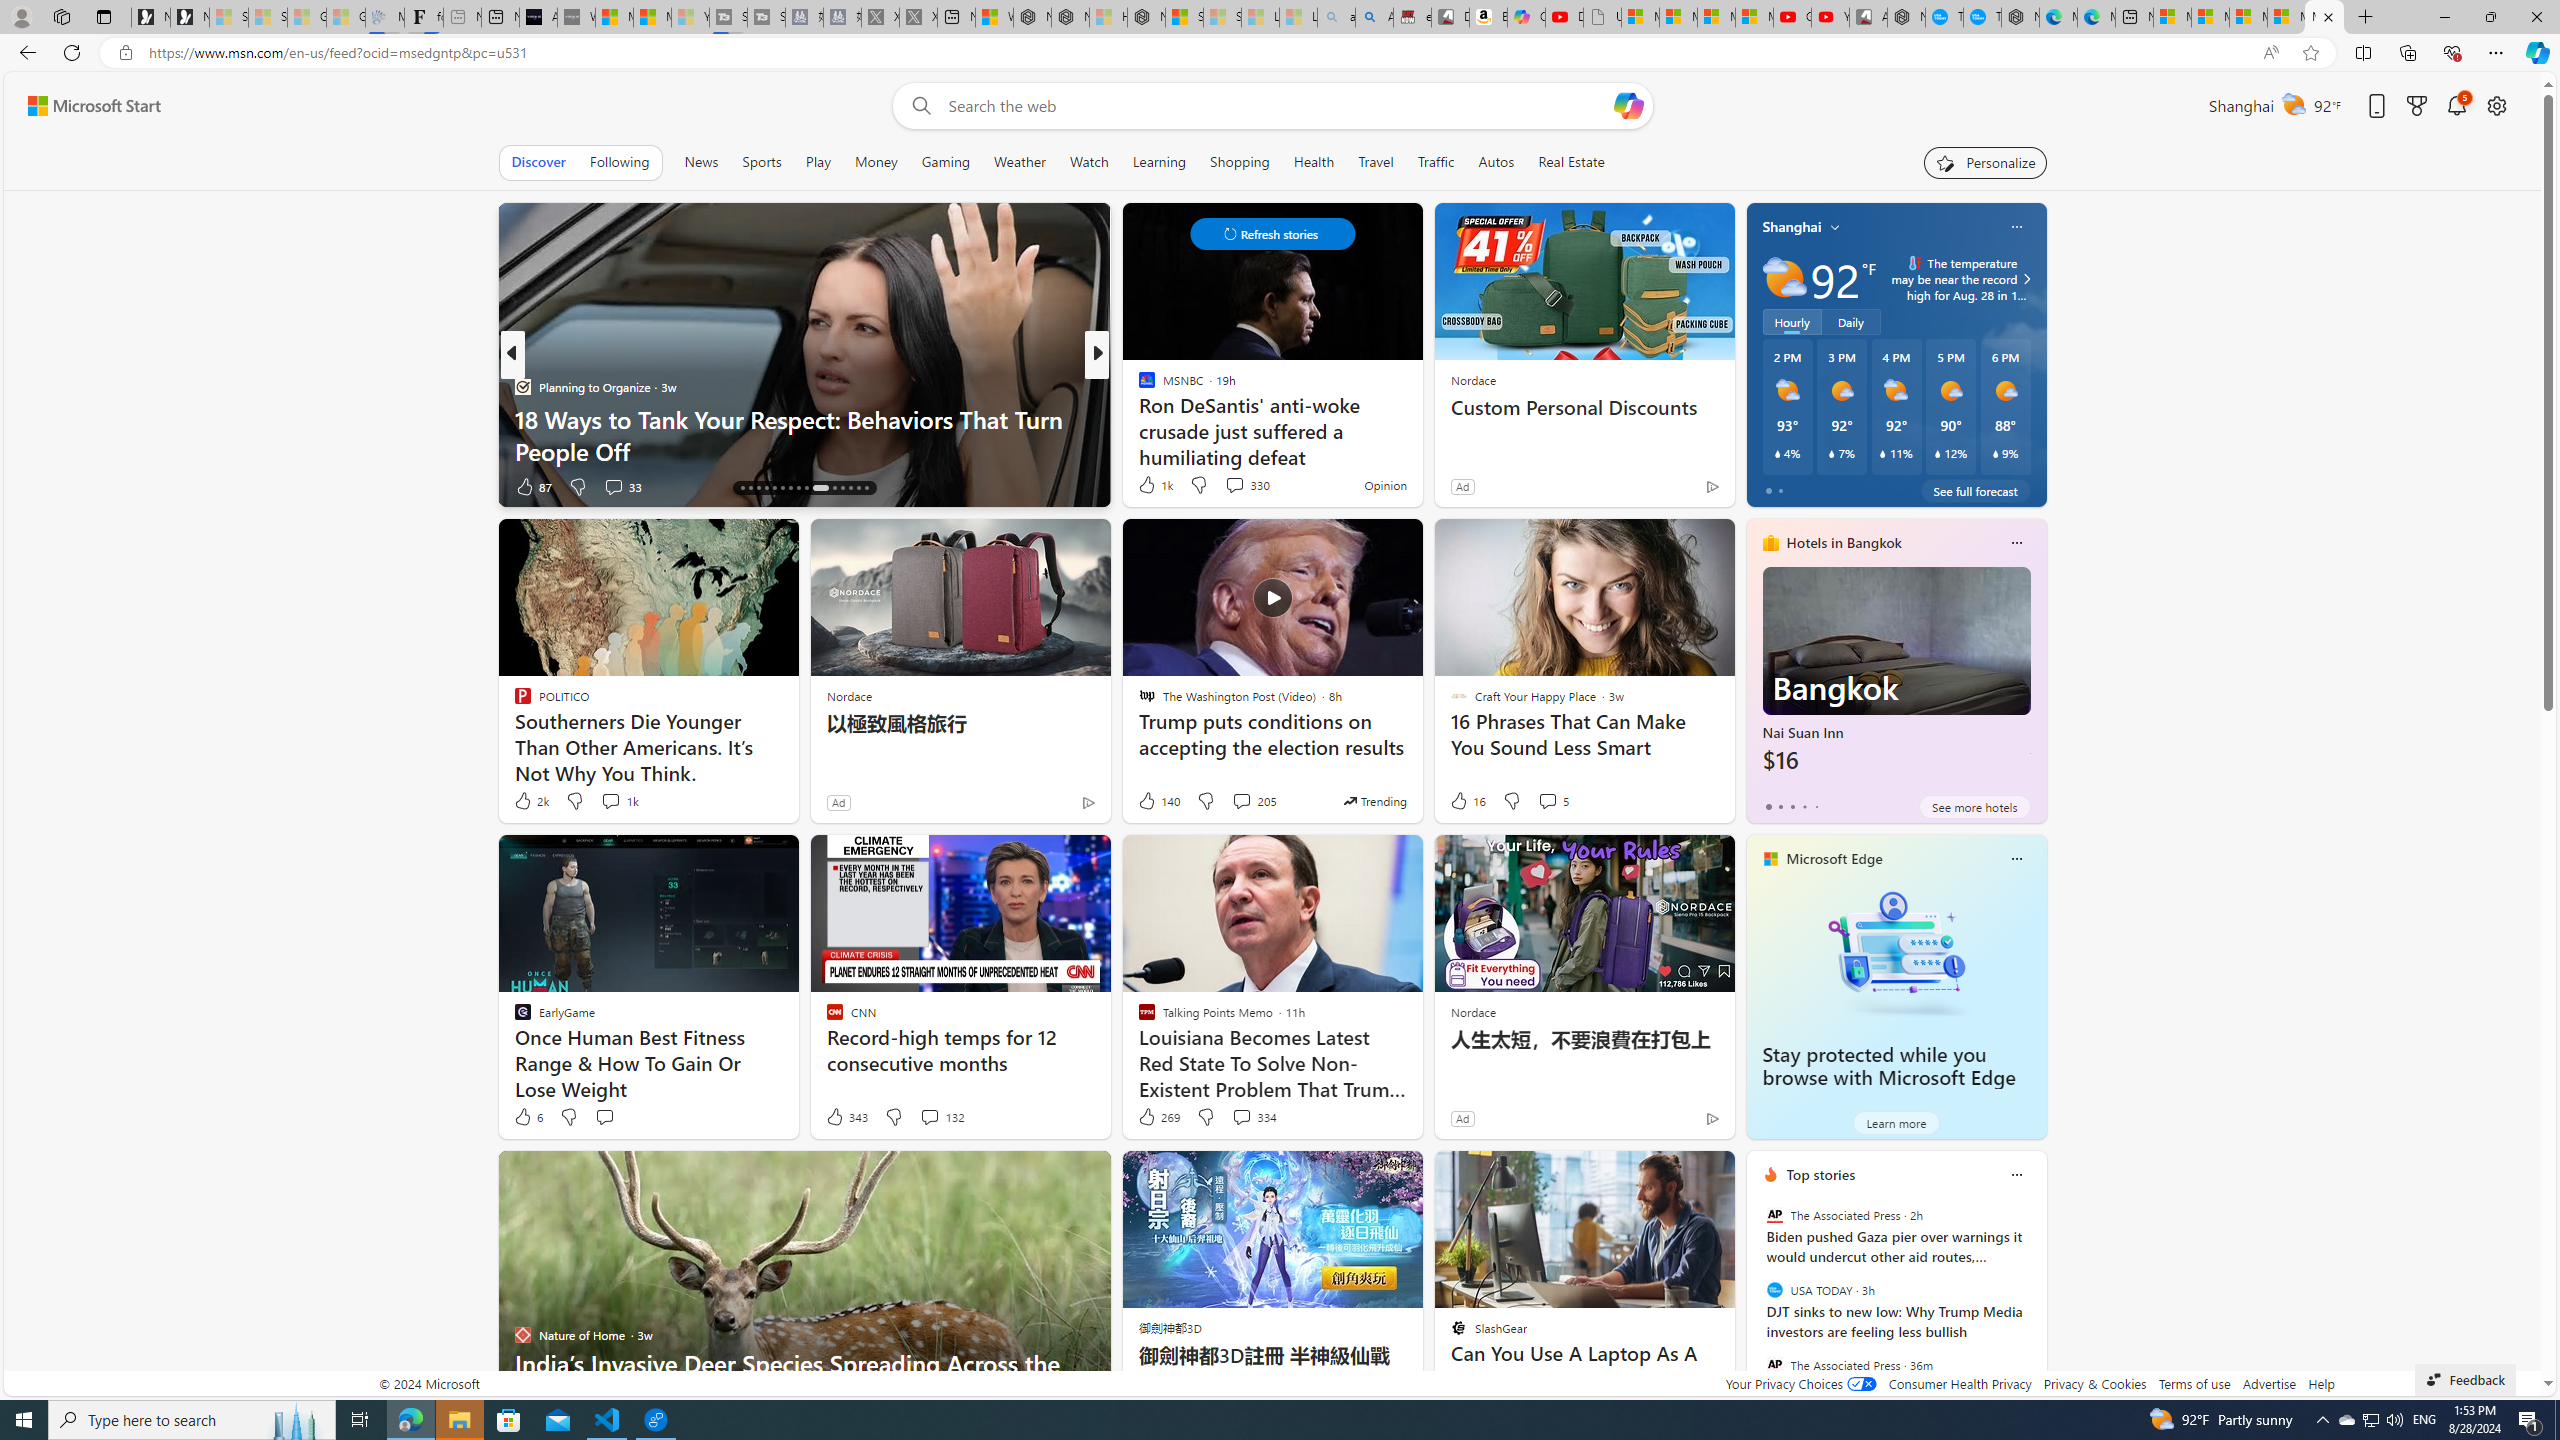  I want to click on 'More options', so click(2015, 1175).